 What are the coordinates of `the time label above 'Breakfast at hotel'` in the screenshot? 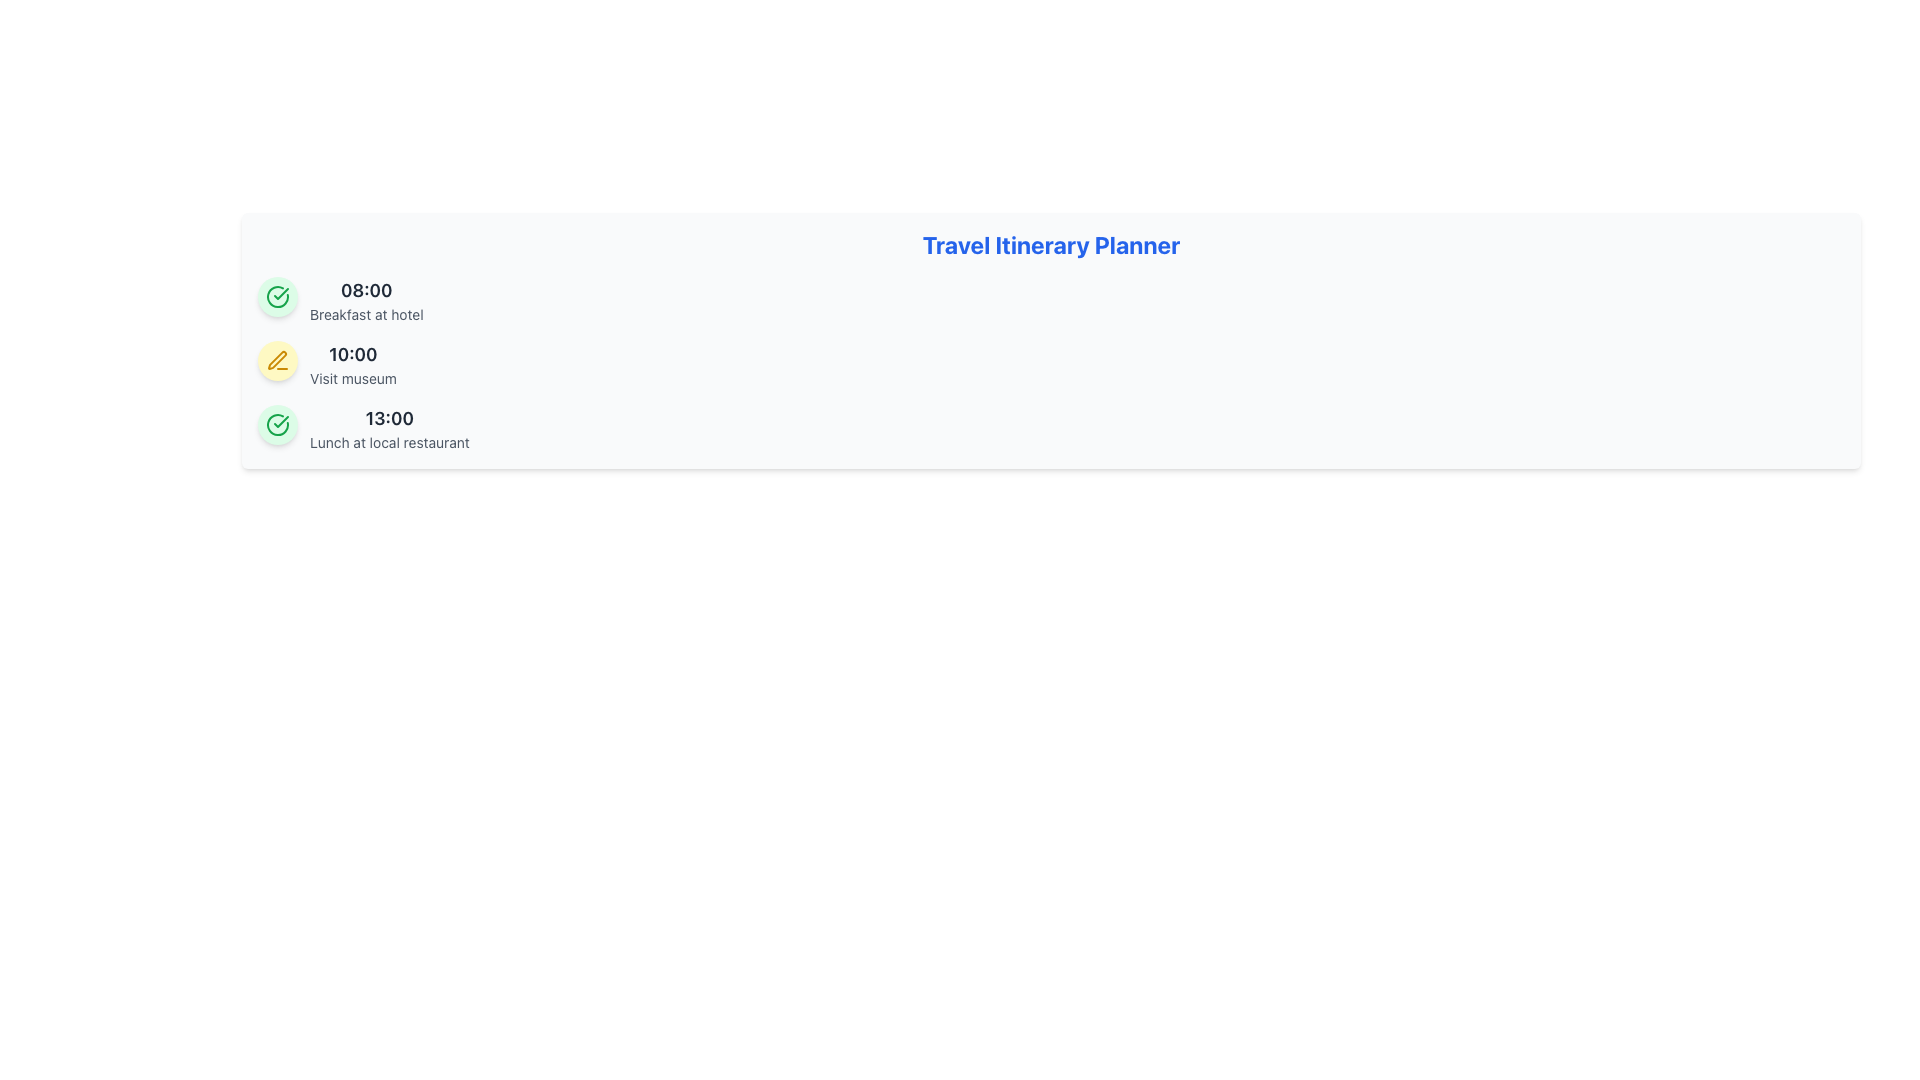 It's located at (366, 290).